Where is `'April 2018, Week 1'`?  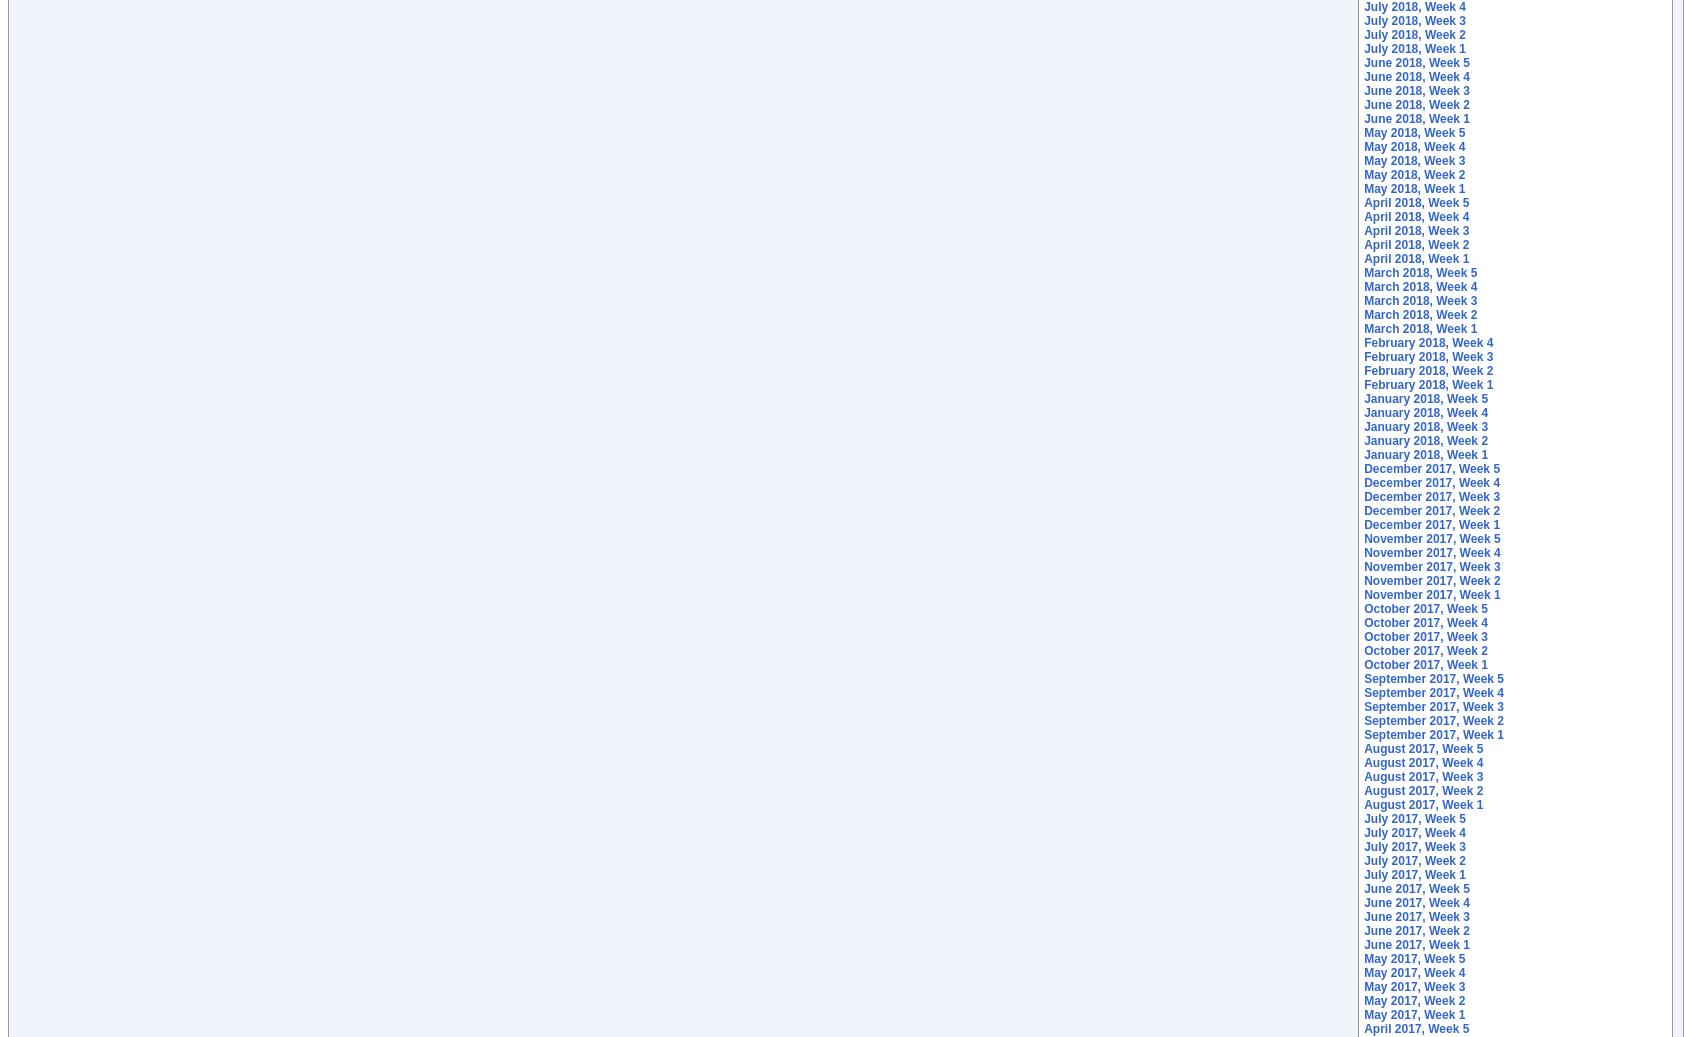 'April 2018, Week 1' is located at coordinates (1415, 258).